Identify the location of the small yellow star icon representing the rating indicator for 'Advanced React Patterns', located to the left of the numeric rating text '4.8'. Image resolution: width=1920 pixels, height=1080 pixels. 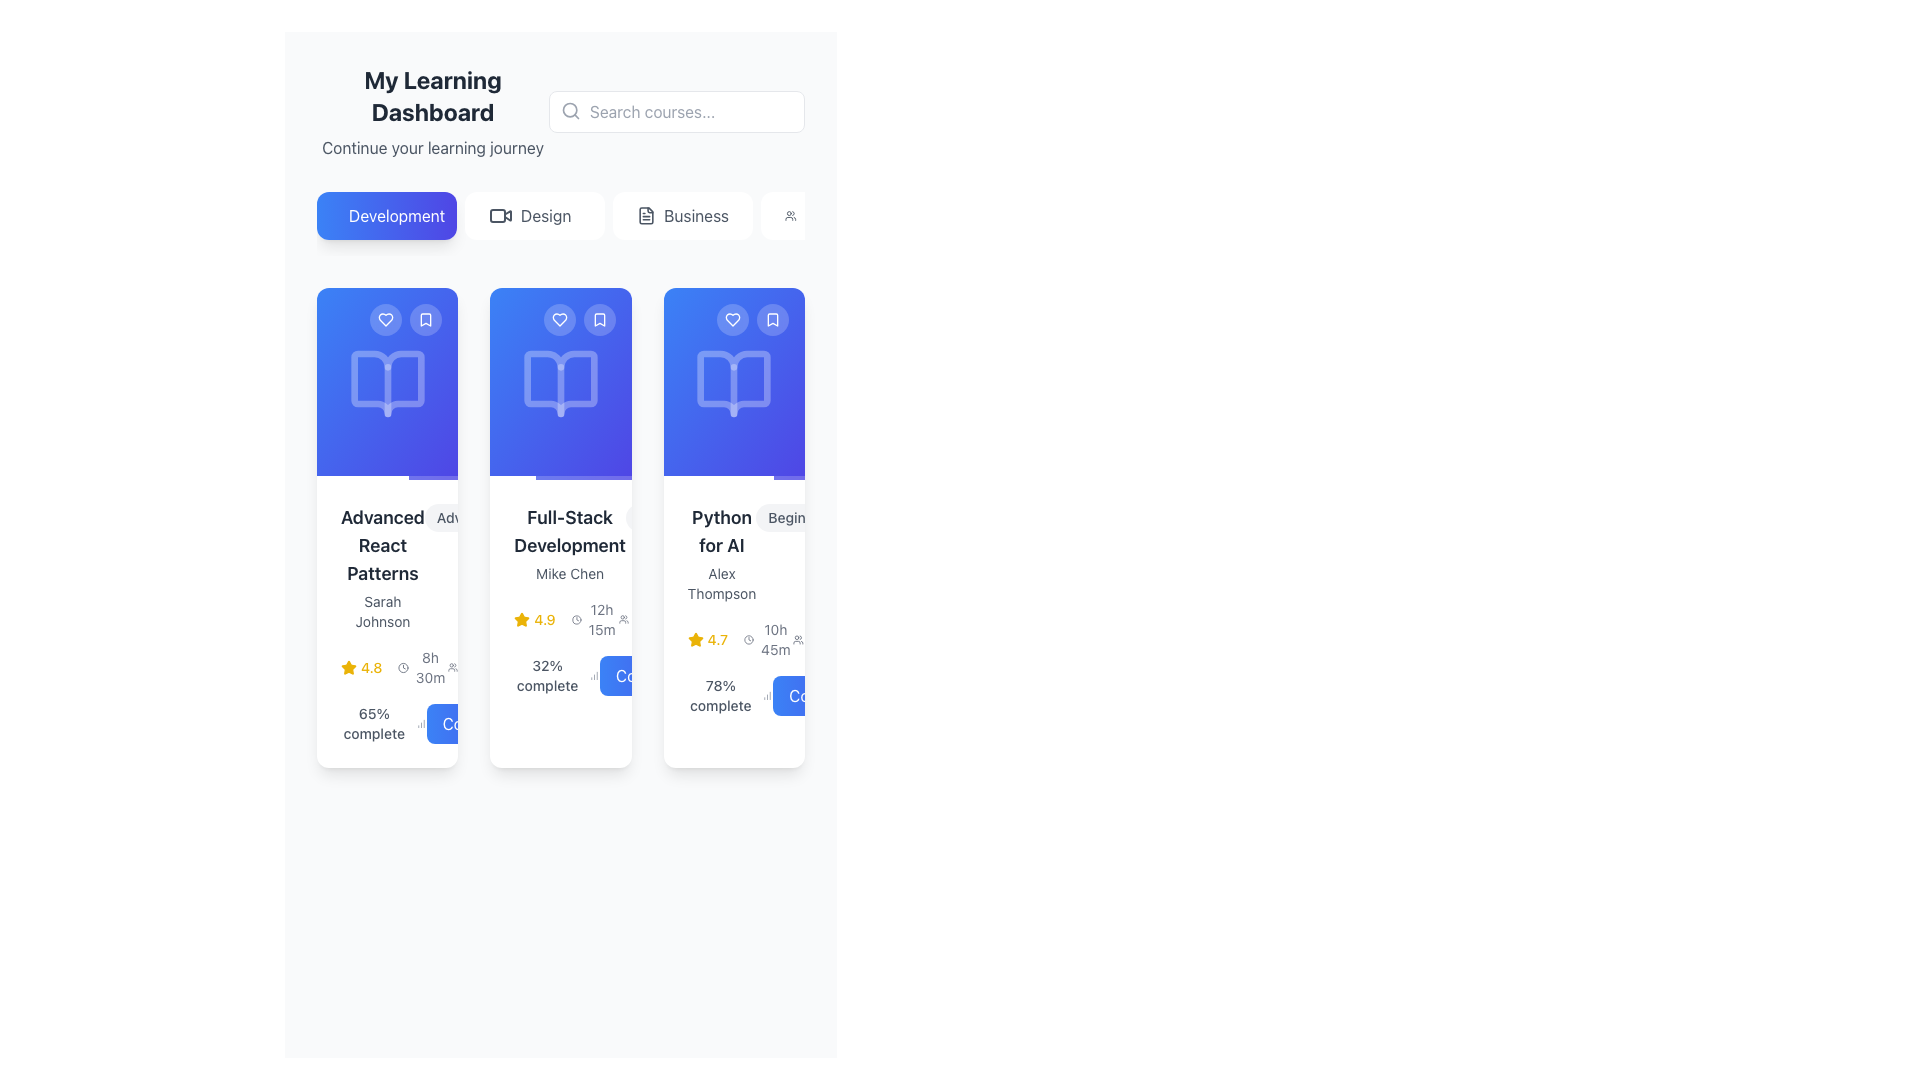
(349, 667).